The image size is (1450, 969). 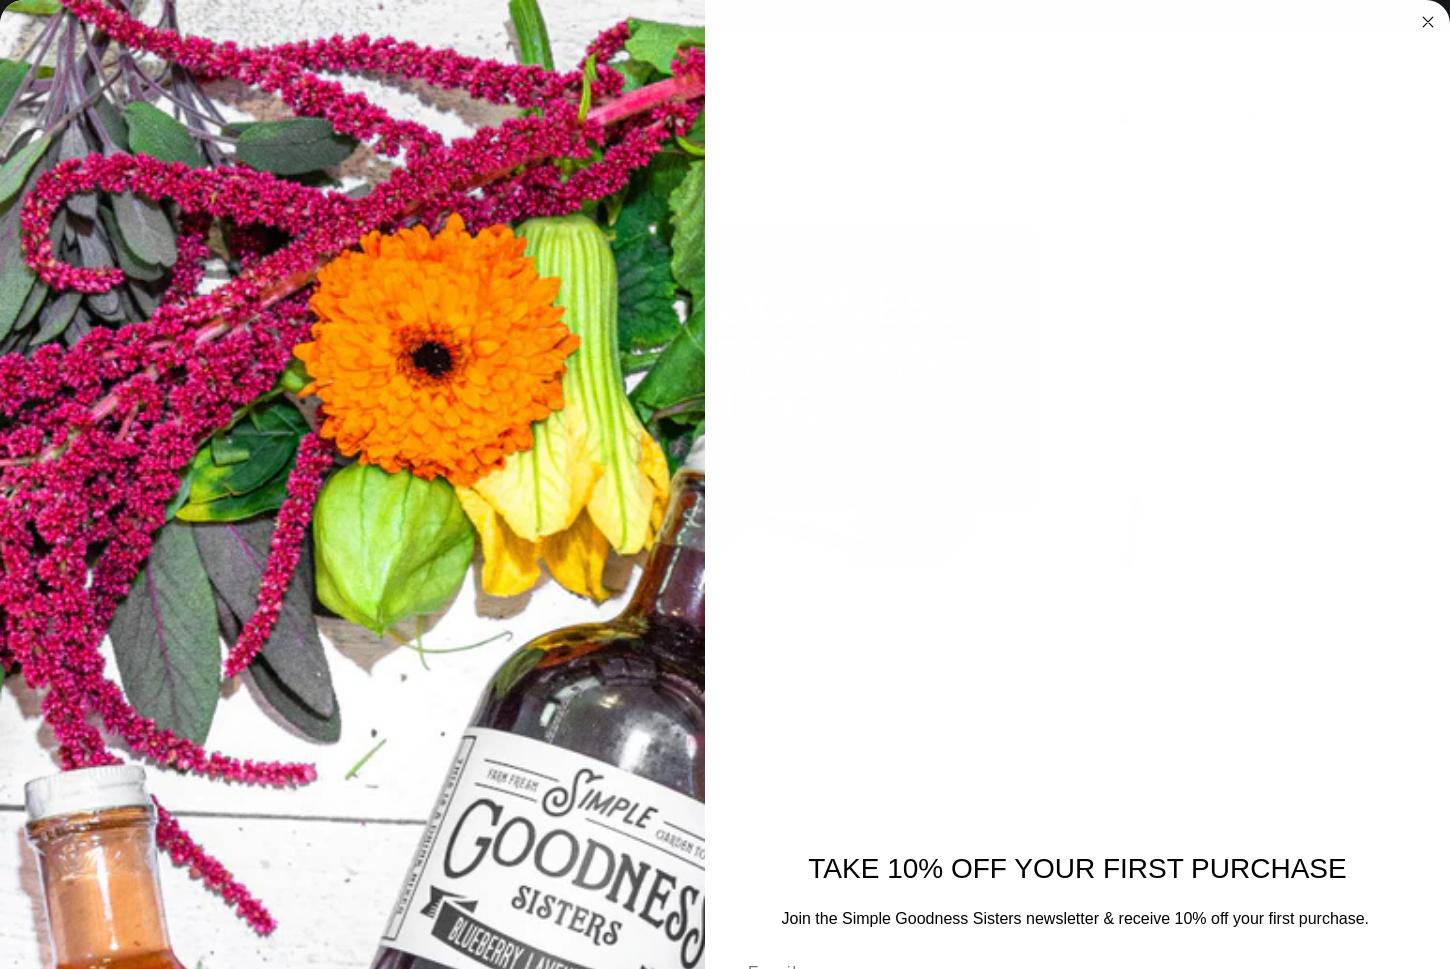 What do you see at coordinates (939, 291) in the screenshot?
I see `'The Cocktail Farm'` at bounding box center [939, 291].